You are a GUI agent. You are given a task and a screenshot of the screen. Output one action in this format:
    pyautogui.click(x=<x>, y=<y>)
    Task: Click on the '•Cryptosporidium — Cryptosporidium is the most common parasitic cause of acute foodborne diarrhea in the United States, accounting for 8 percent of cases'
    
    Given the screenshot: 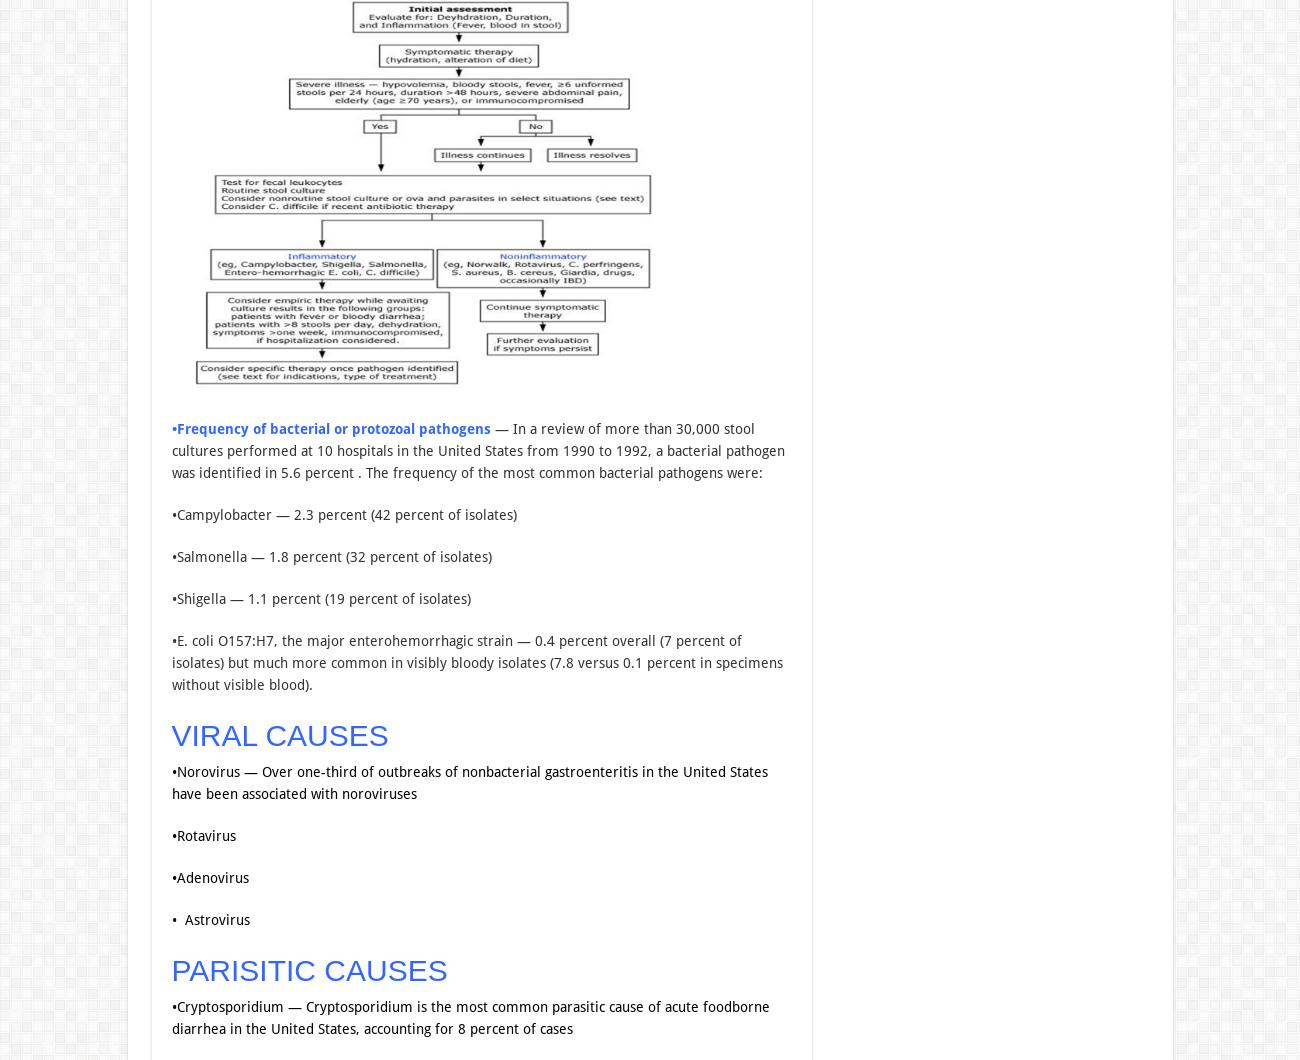 What is the action you would take?
    pyautogui.click(x=468, y=1015)
    